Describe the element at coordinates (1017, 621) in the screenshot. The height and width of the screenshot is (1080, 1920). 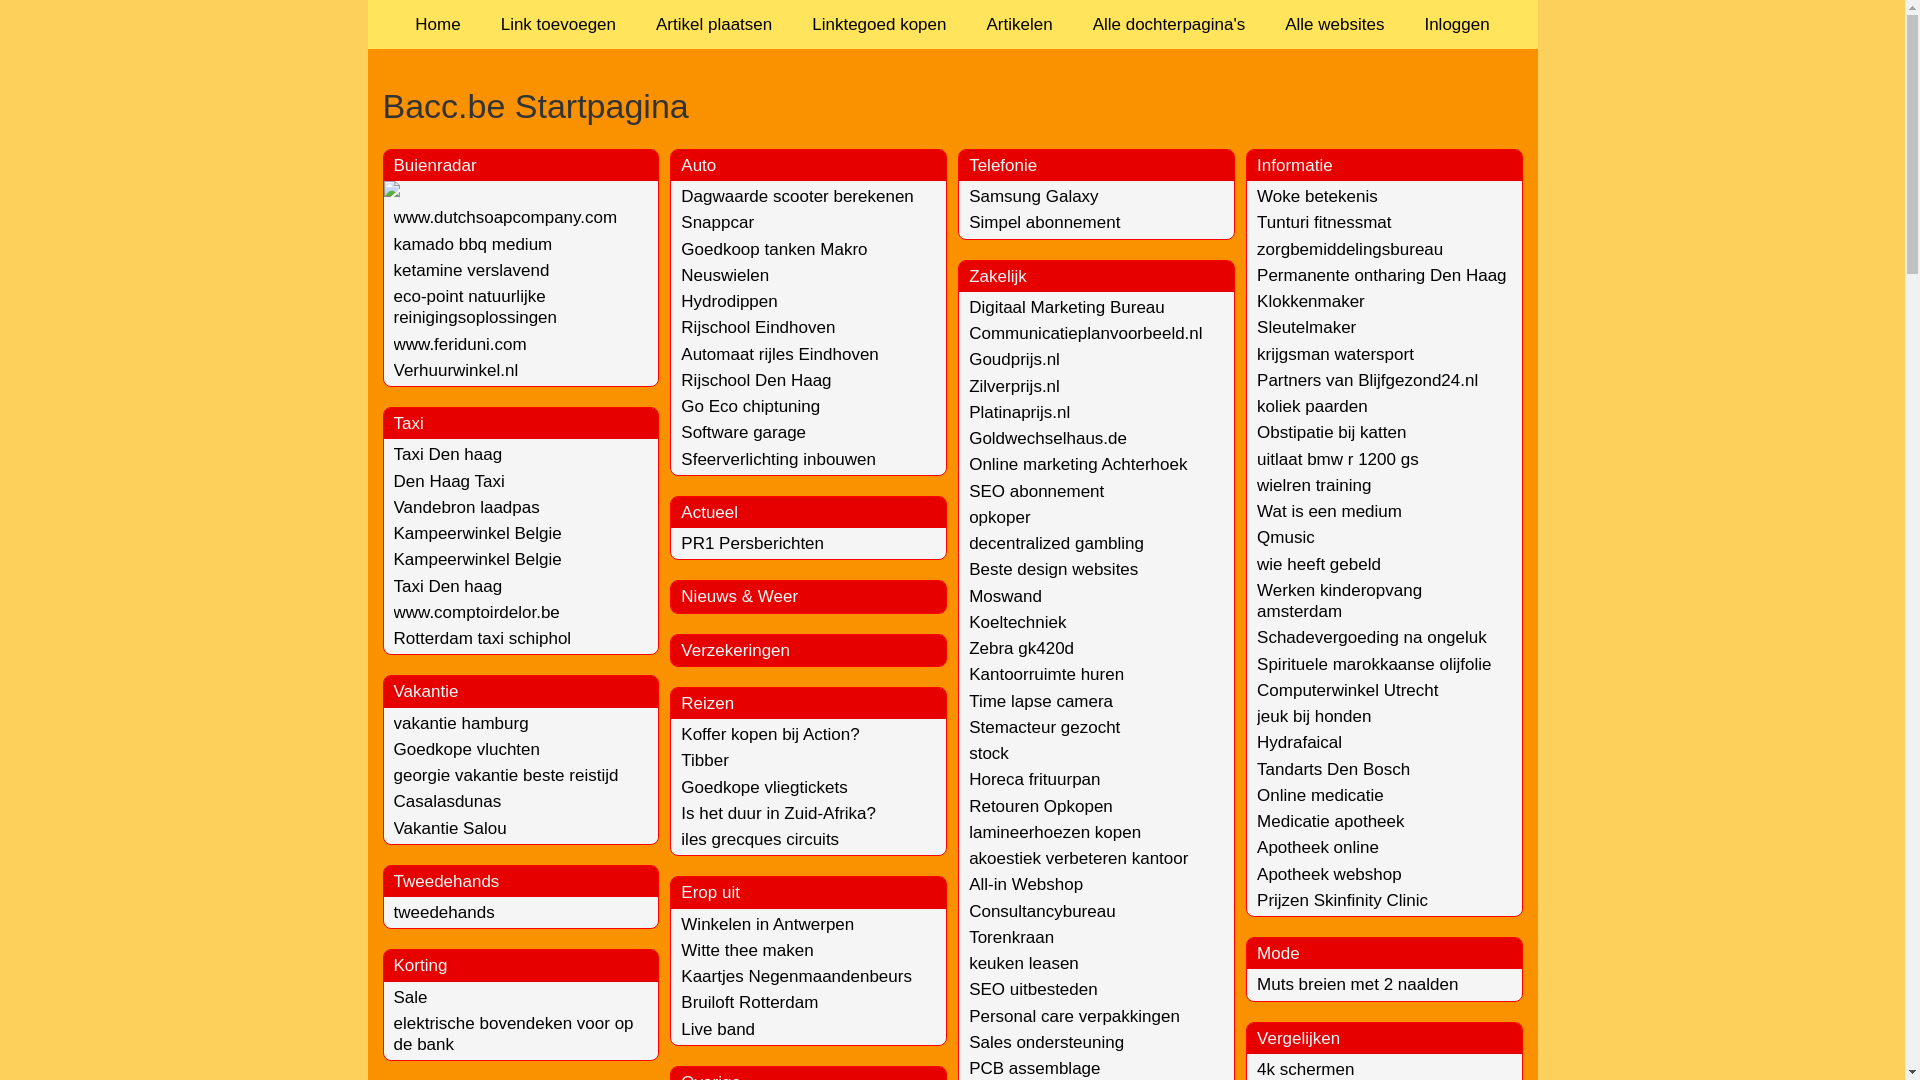
I see `'Koeltechniek'` at that location.